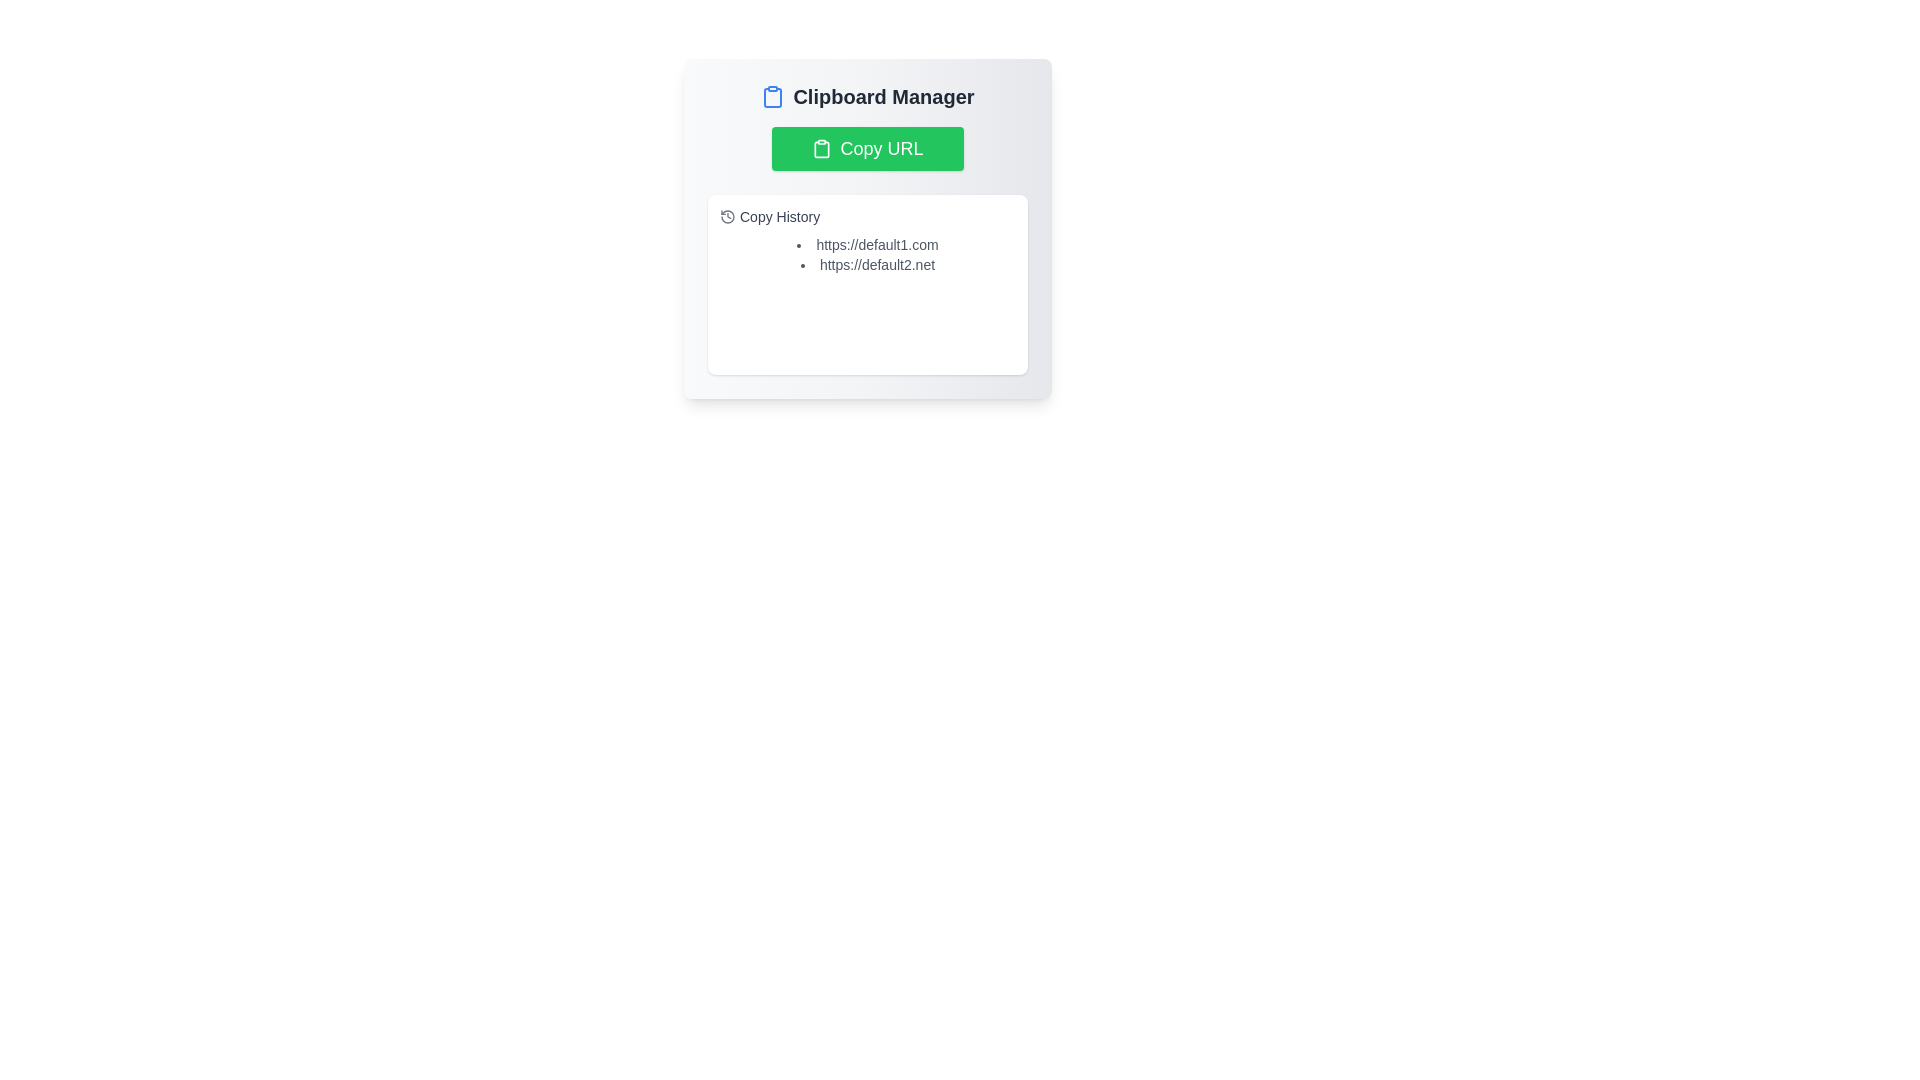 This screenshot has height=1080, width=1920. What do you see at coordinates (868, 227) in the screenshot?
I see `the clipboard management panel to access its contained elements such as buttons and text` at bounding box center [868, 227].